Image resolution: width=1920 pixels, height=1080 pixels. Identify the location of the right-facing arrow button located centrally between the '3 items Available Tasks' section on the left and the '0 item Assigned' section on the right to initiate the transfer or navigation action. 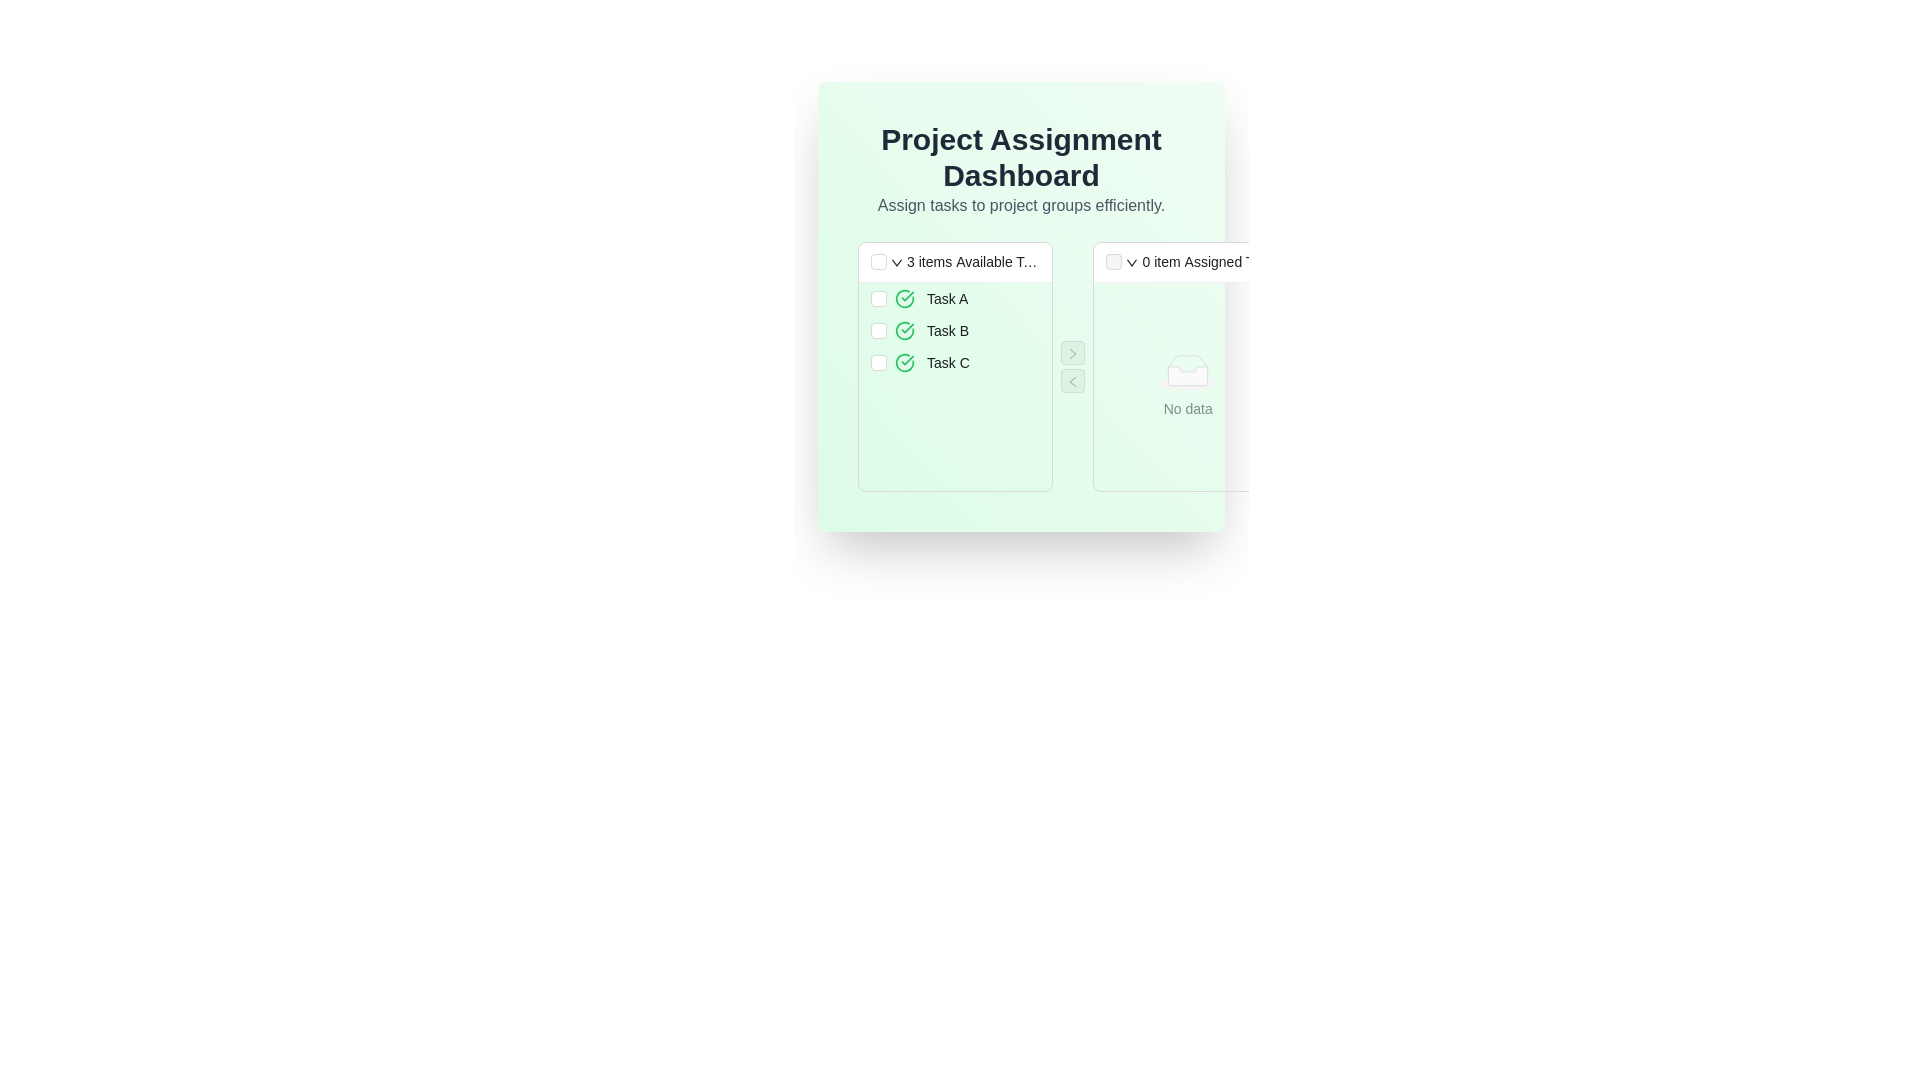
(1072, 352).